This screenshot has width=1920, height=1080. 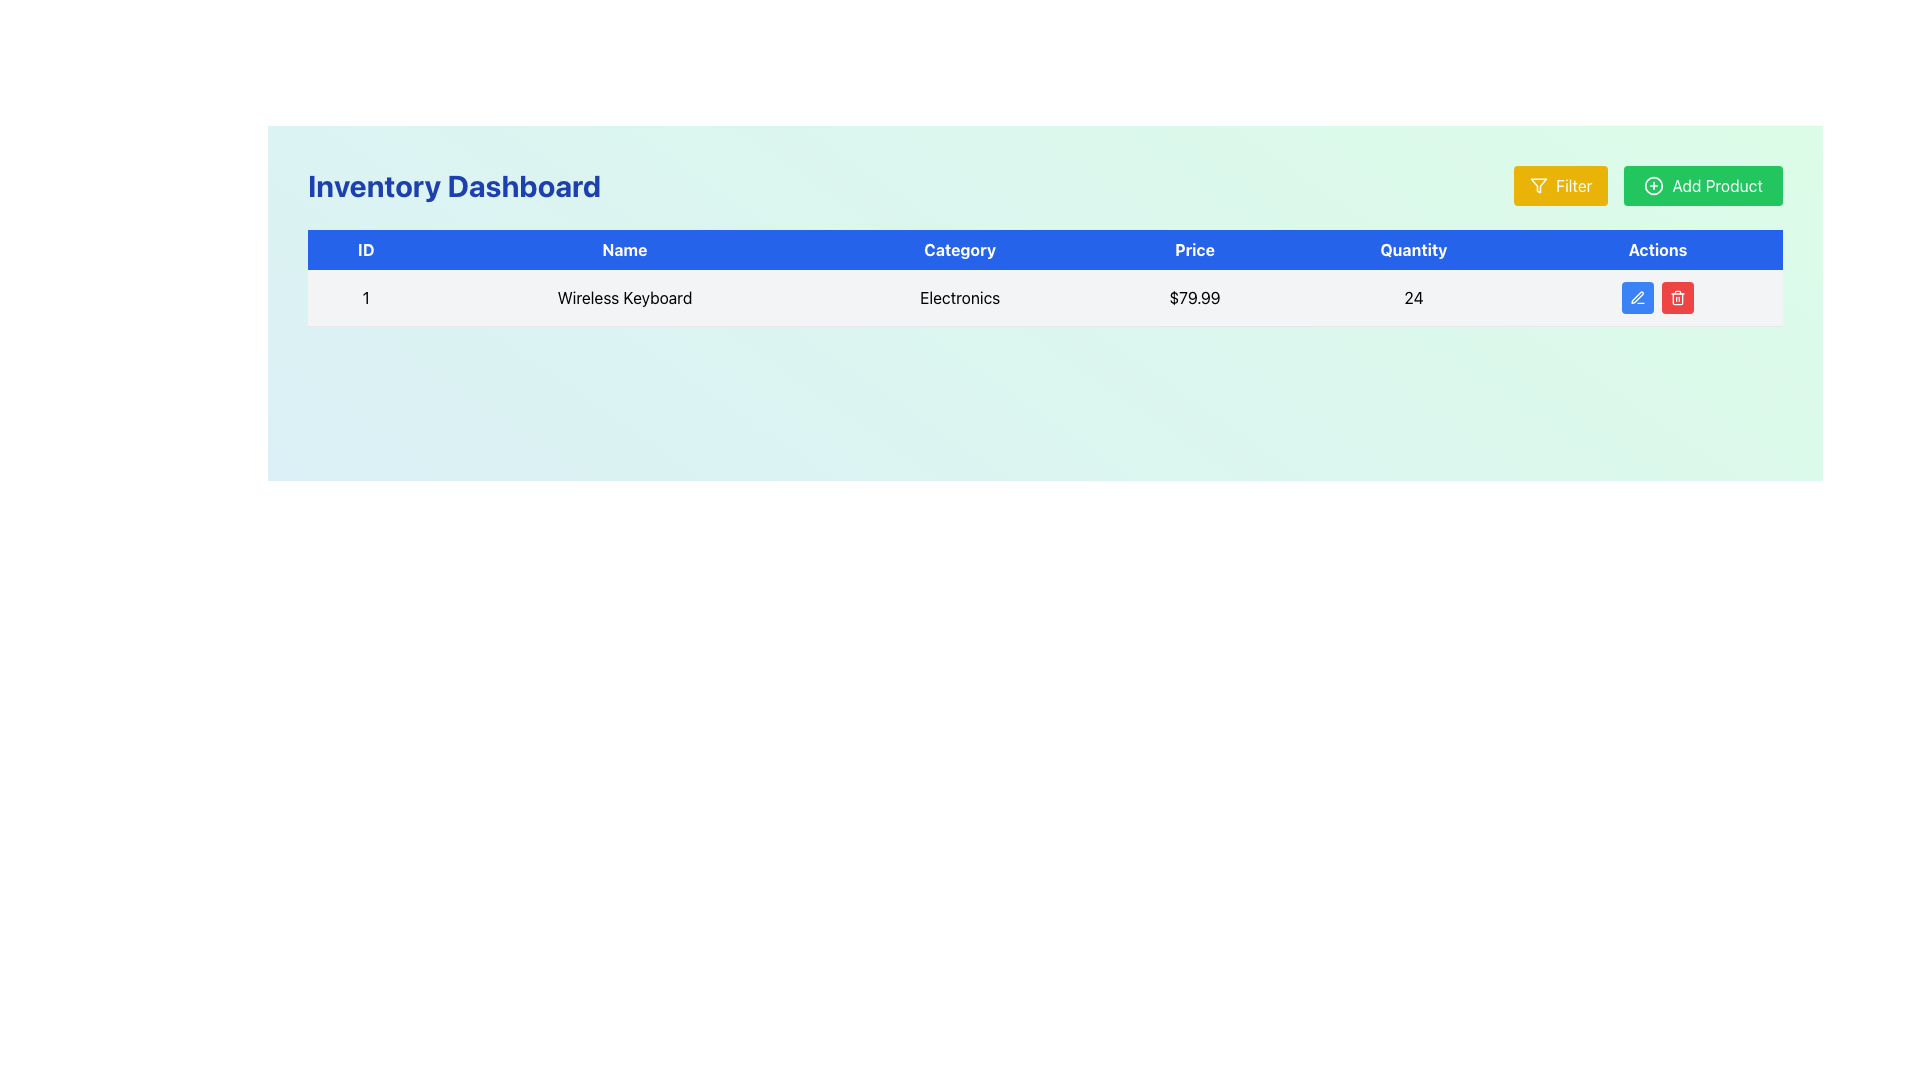 I want to click on the 'Filter' button icon located in the top-right portion of the interface, immediately to the left of the green 'Add Product' button, so click(x=1538, y=185).